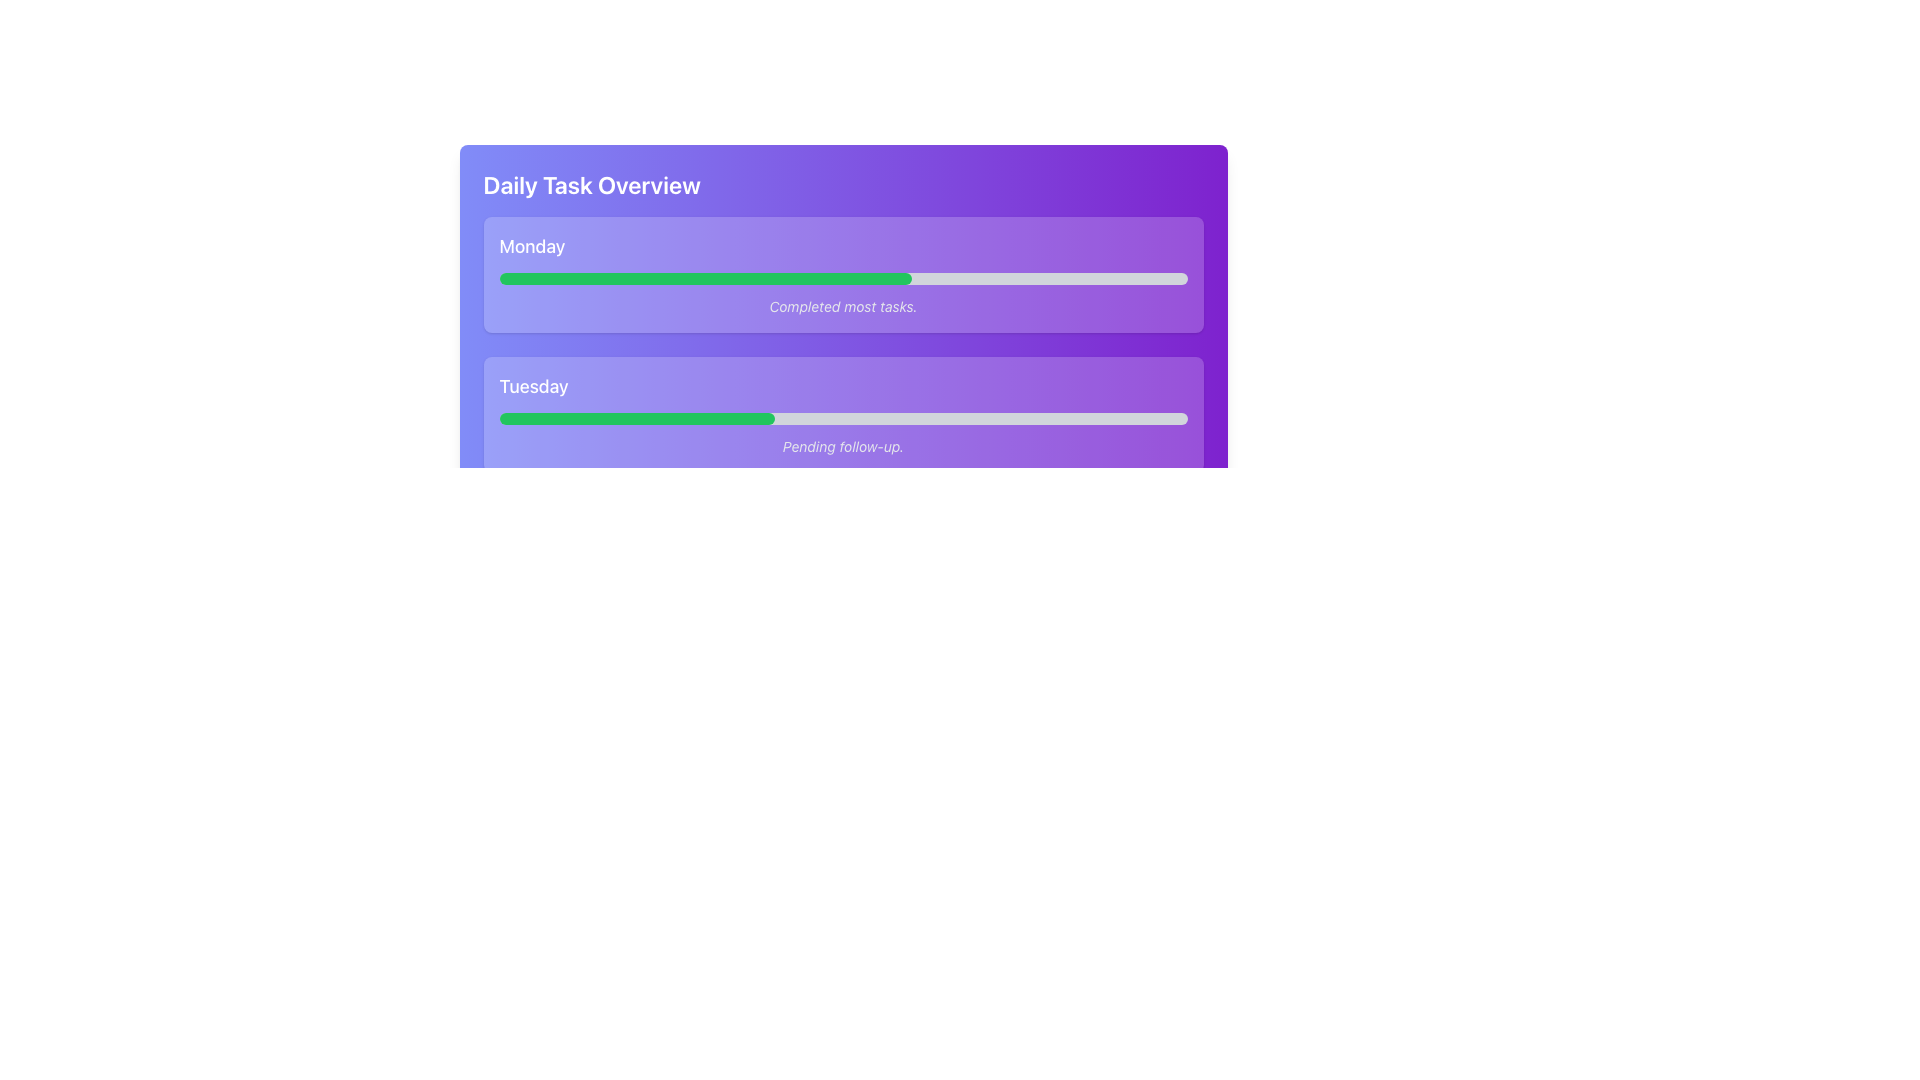 This screenshot has height=1080, width=1920. I want to click on information displayed on the Task progress card for Tuesday, which is the second card in the vertical layout, to understand the task status, so click(843, 414).